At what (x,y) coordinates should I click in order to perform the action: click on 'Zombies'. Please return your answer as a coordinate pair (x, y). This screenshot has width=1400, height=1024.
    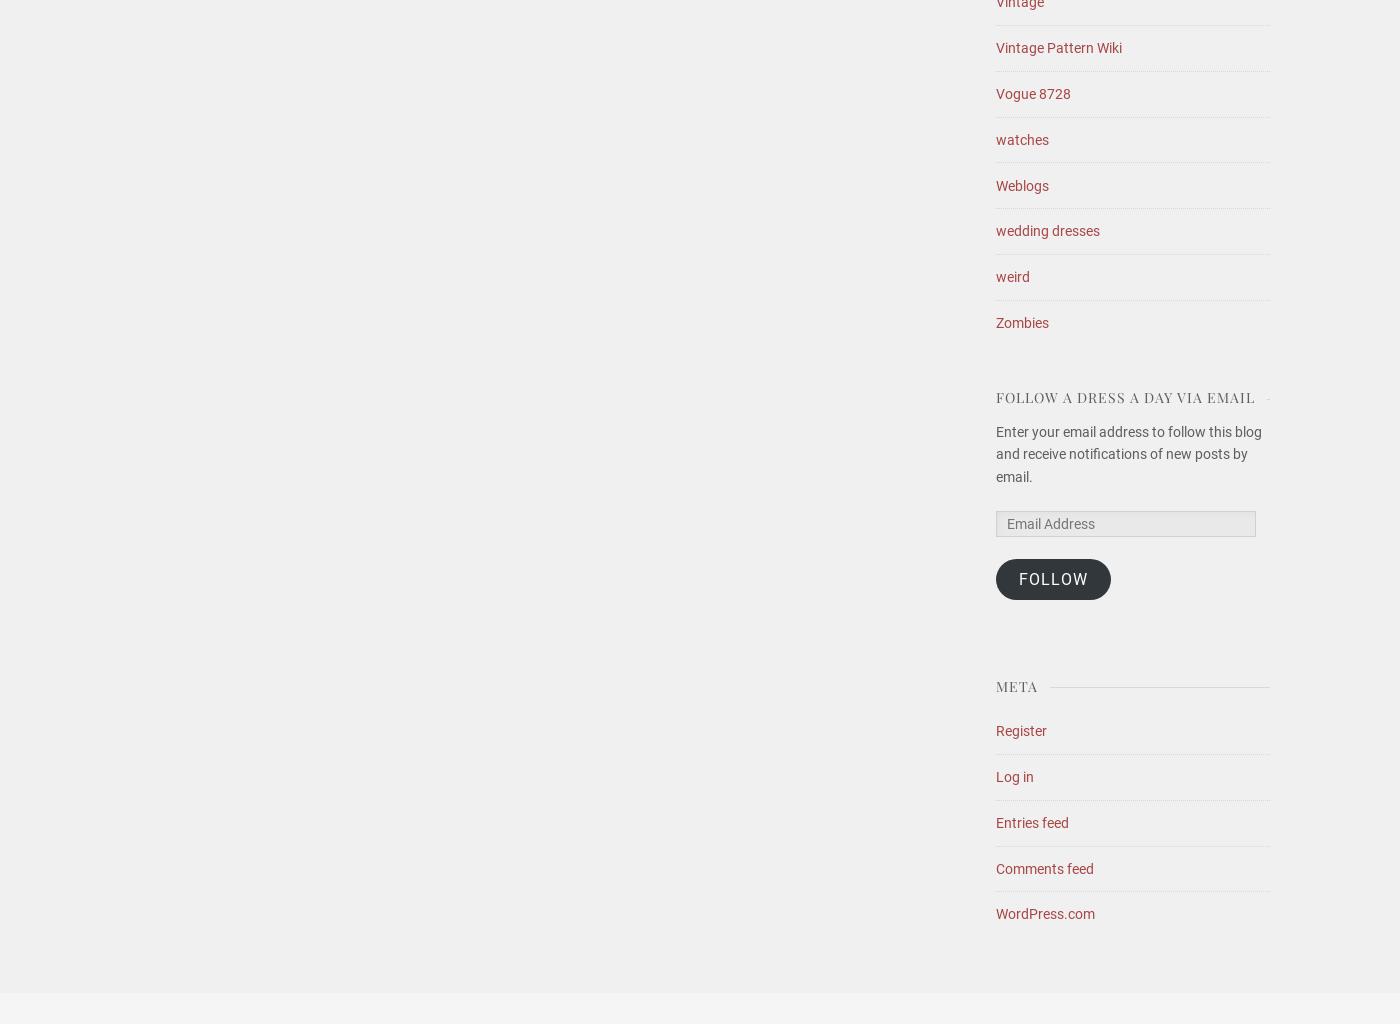
    Looking at the image, I should click on (1022, 321).